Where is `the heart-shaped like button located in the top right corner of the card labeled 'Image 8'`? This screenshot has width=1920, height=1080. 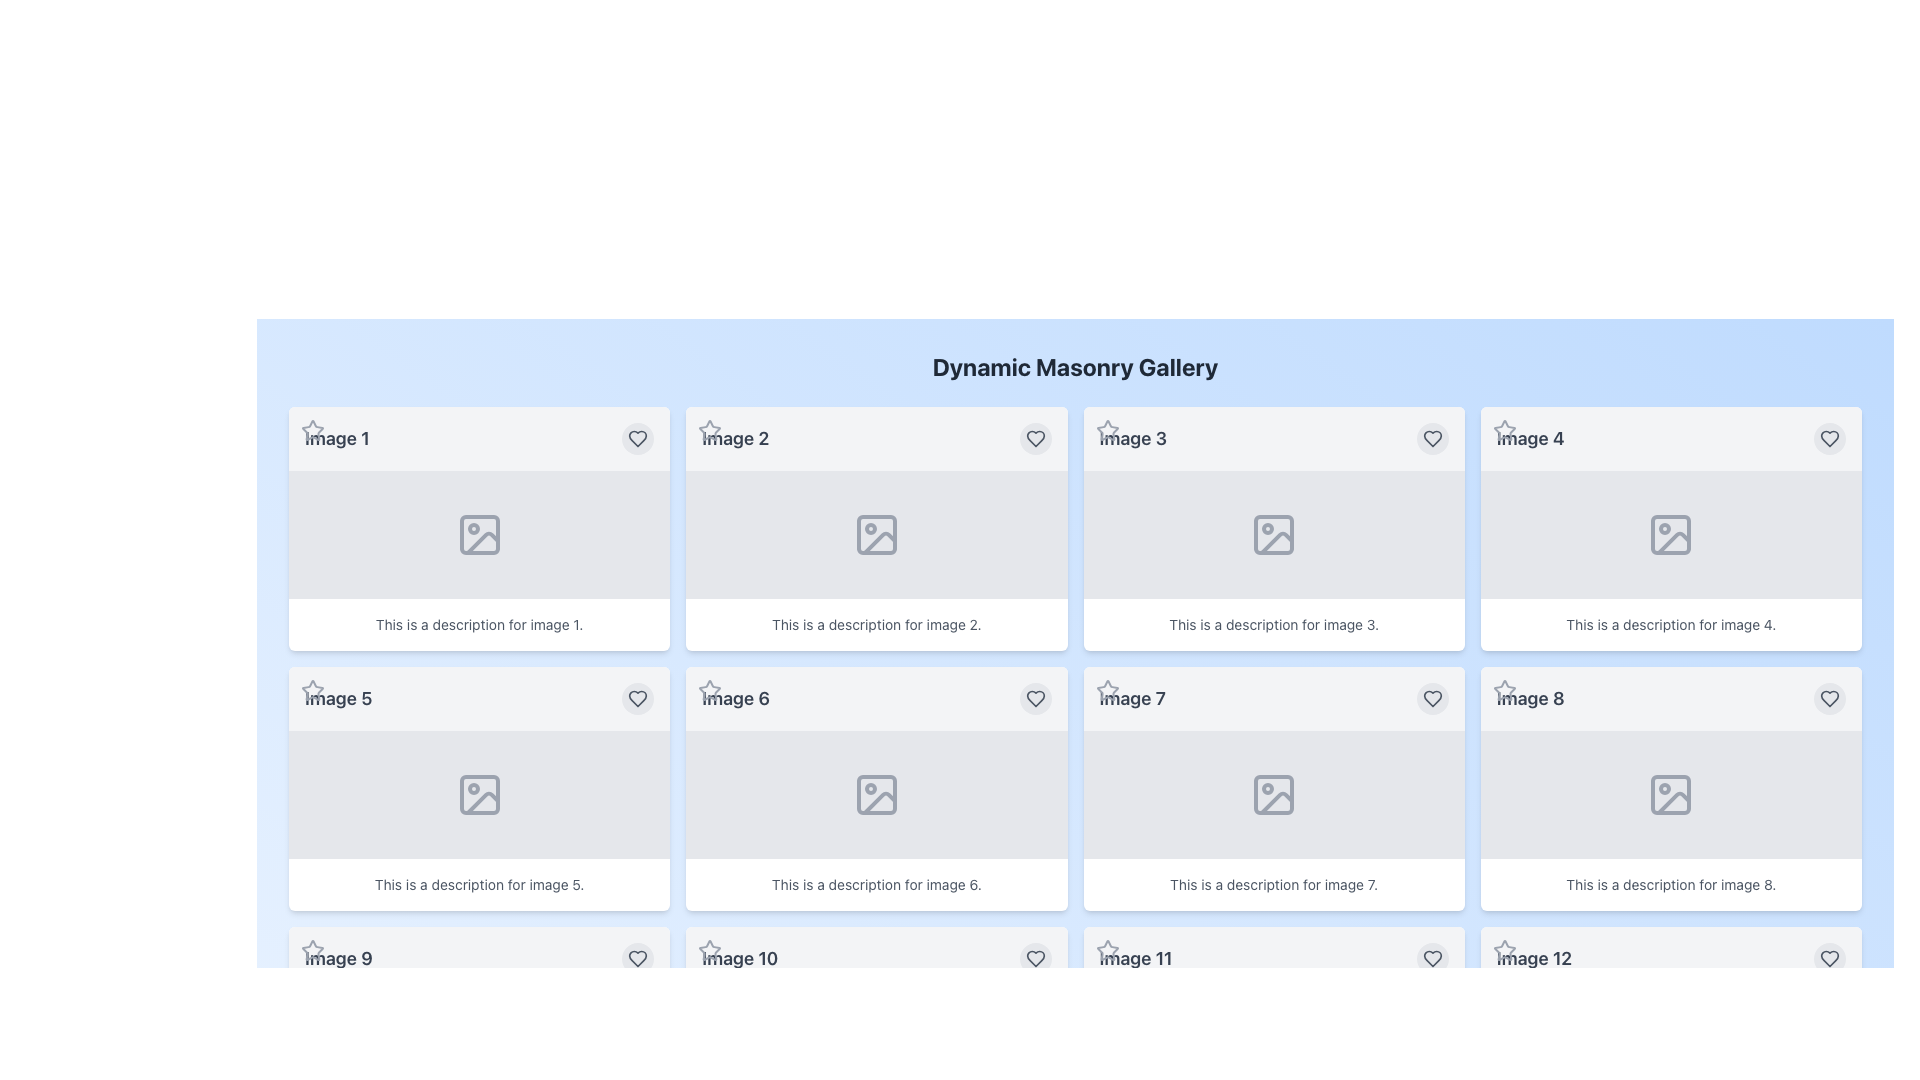
the heart-shaped like button located in the top right corner of the card labeled 'Image 8' is located at coordinates (1829, 697).